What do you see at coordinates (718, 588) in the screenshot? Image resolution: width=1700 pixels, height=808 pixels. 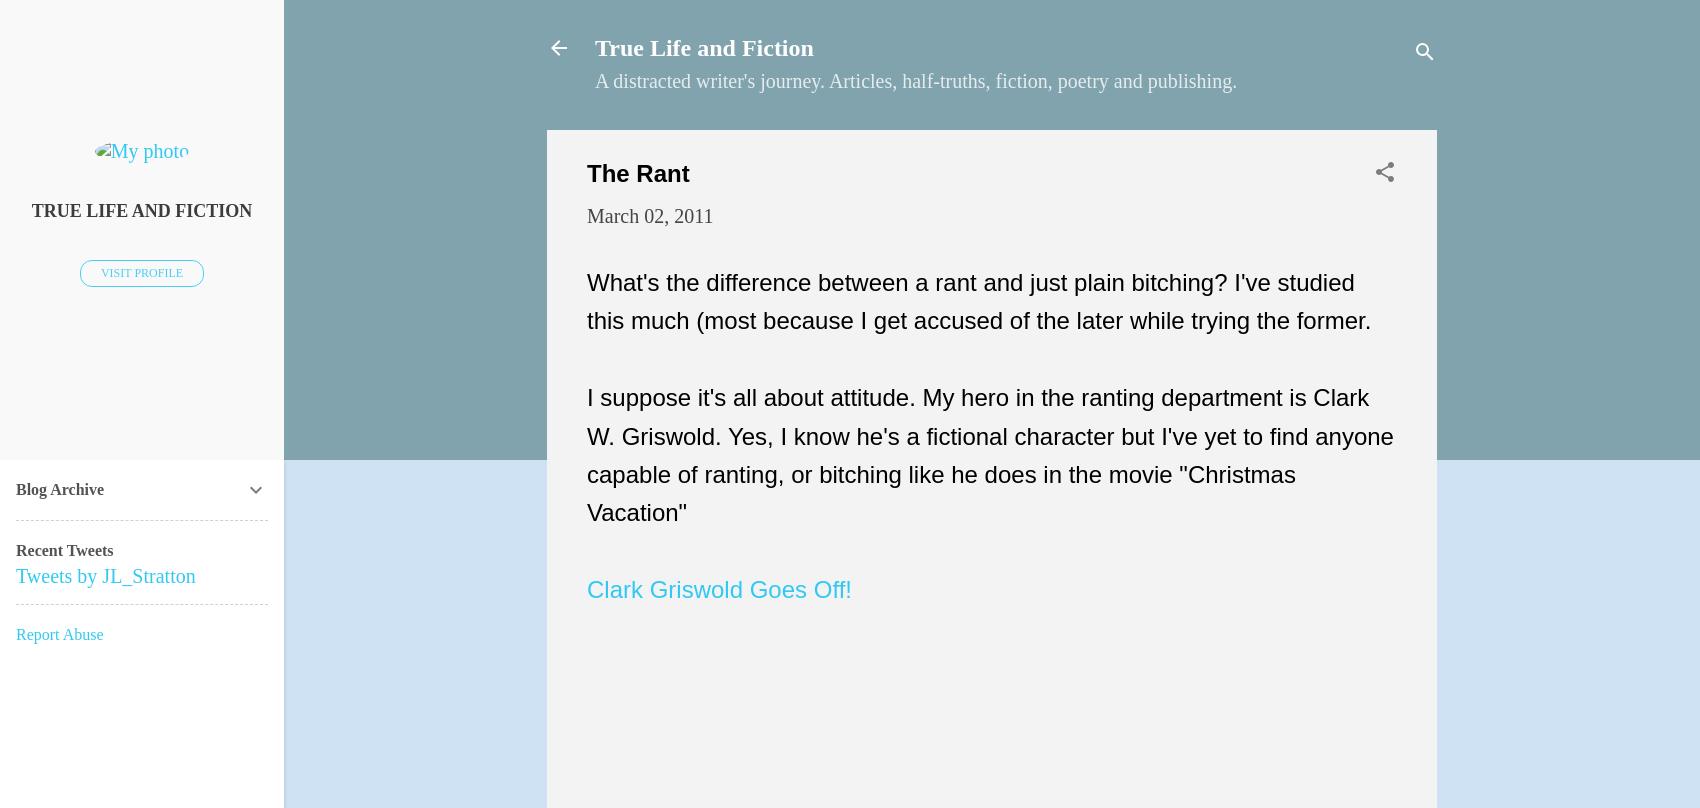 I see `'Clark Griswold Goes Off!'` at bounding box center [718, 588].